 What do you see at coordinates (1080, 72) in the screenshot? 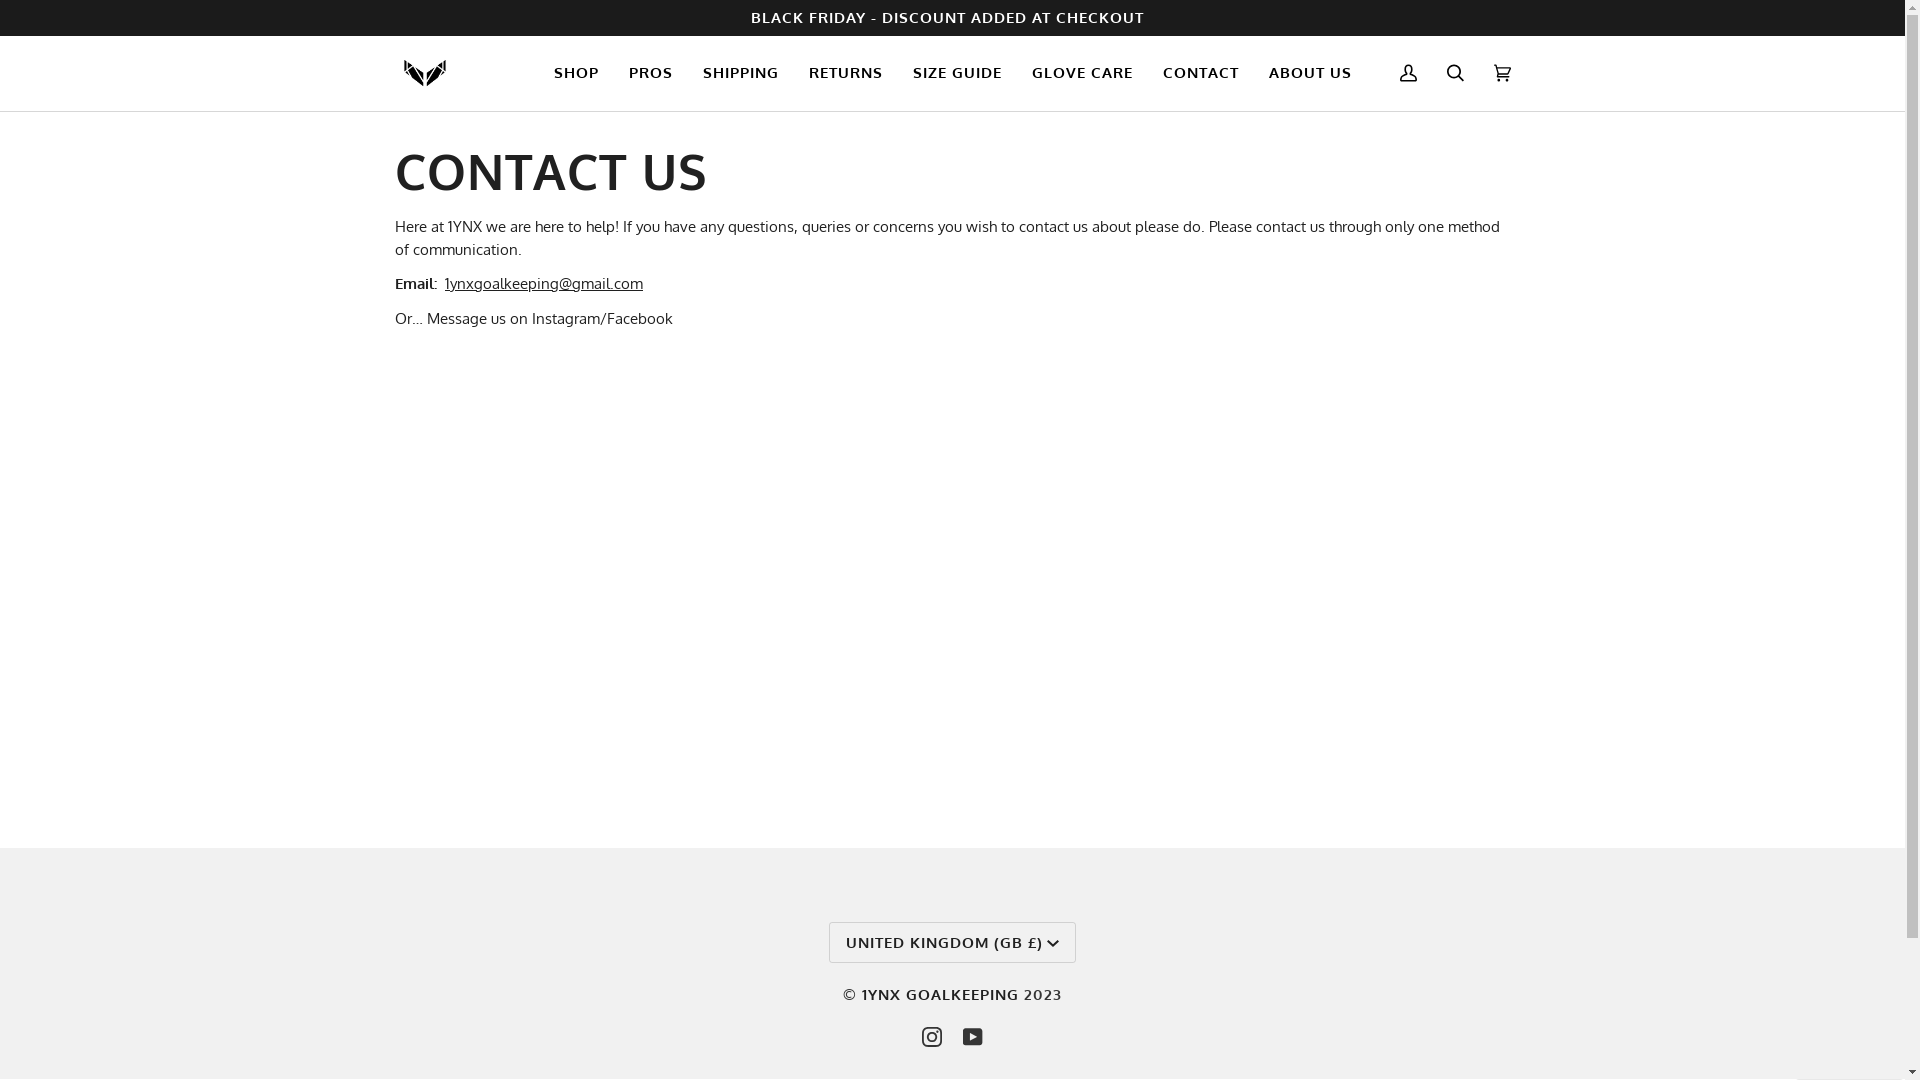
I see `'GLOVE CARE'` at bounding box center [1080, 72].